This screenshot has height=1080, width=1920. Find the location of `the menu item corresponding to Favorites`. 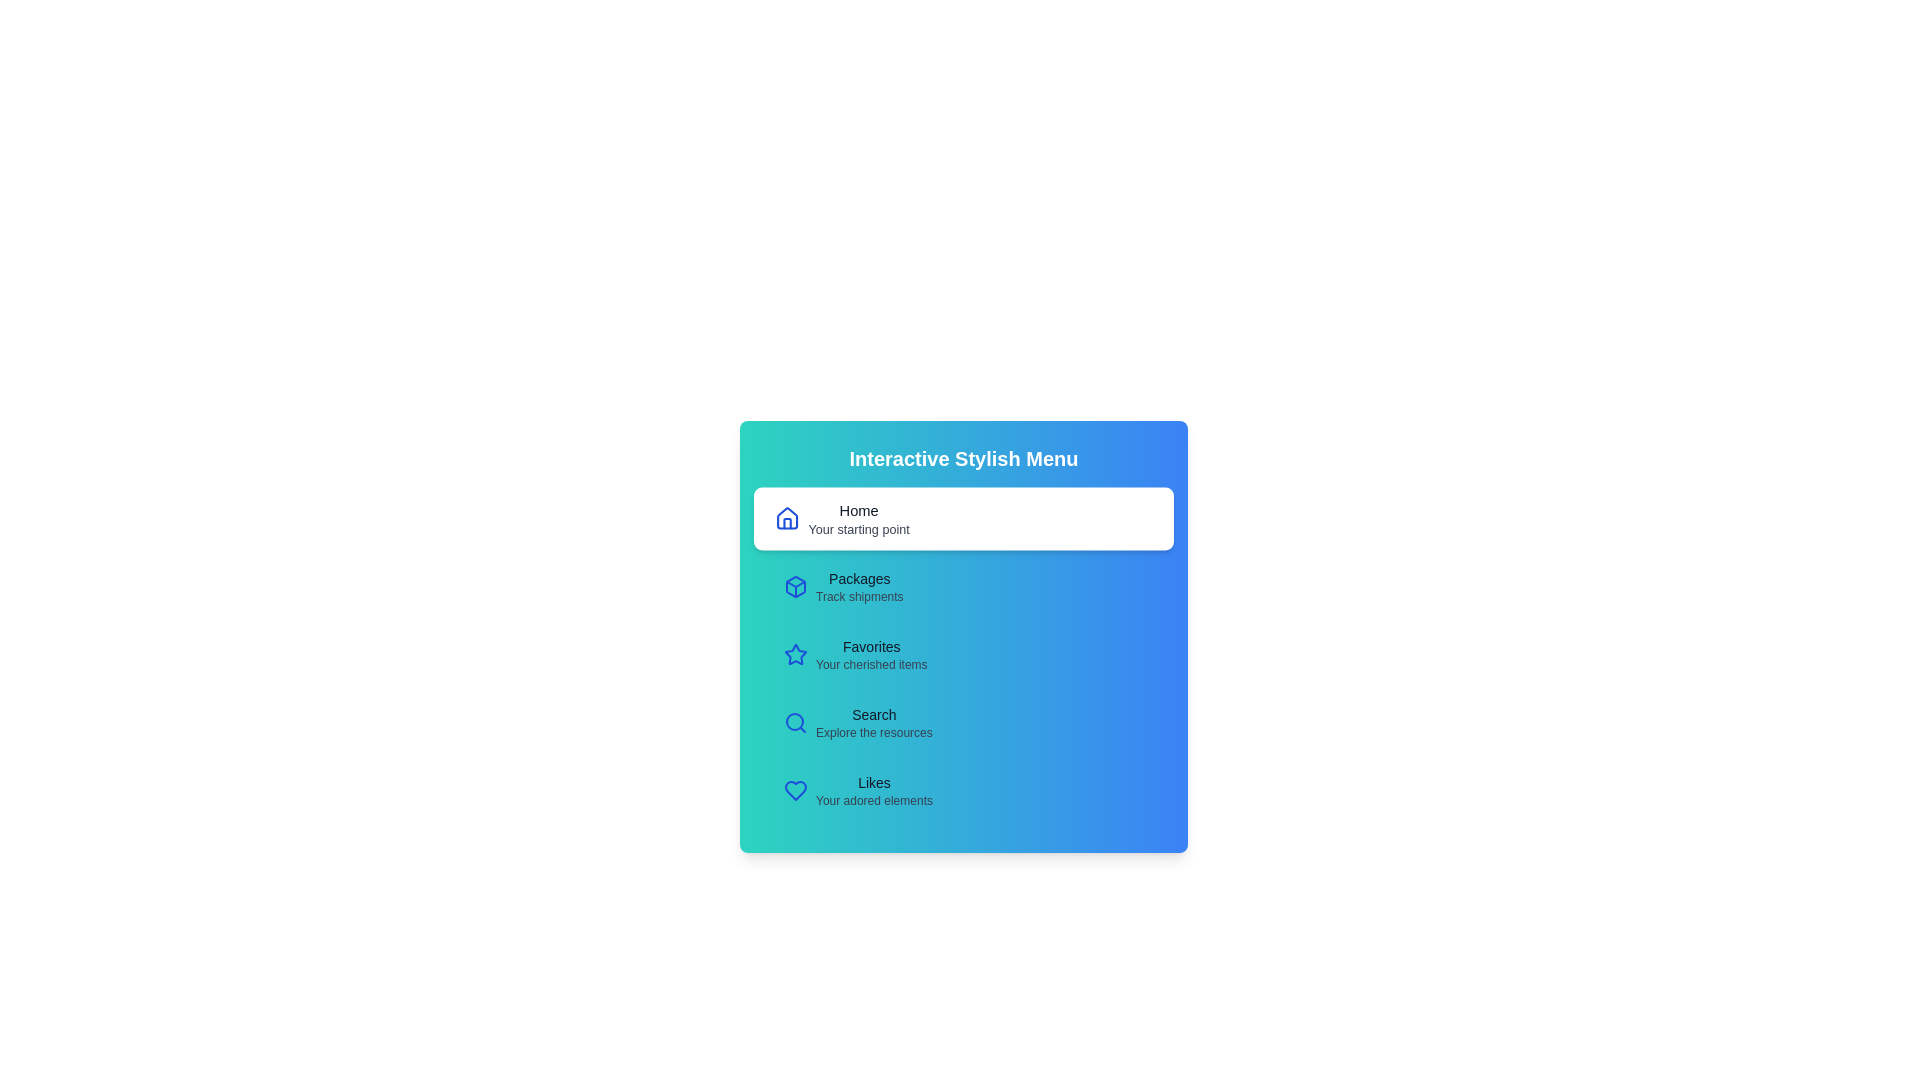

the menu item corresponding to Favorites is located at coordinates (964, 655).